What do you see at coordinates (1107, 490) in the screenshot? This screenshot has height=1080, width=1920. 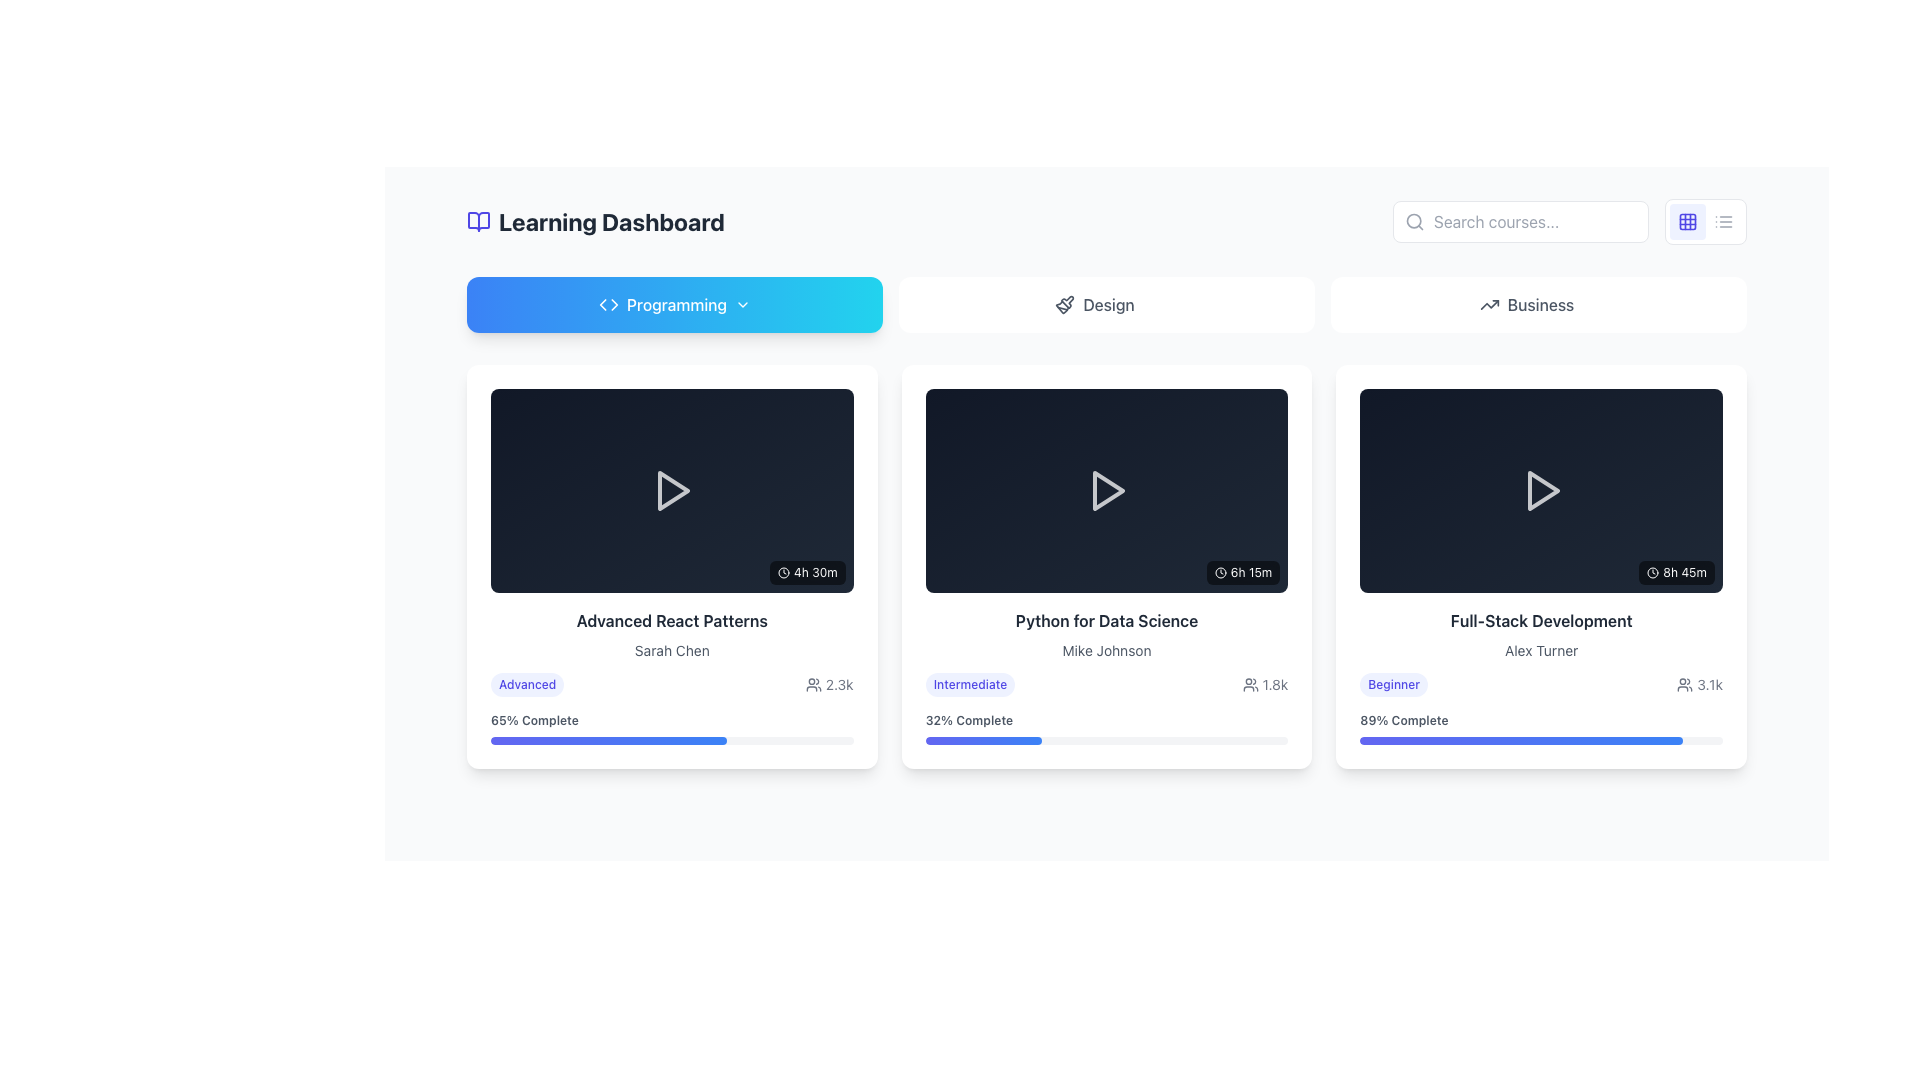 I see `the play triangle icon located` at bounding box center [1107, 490].